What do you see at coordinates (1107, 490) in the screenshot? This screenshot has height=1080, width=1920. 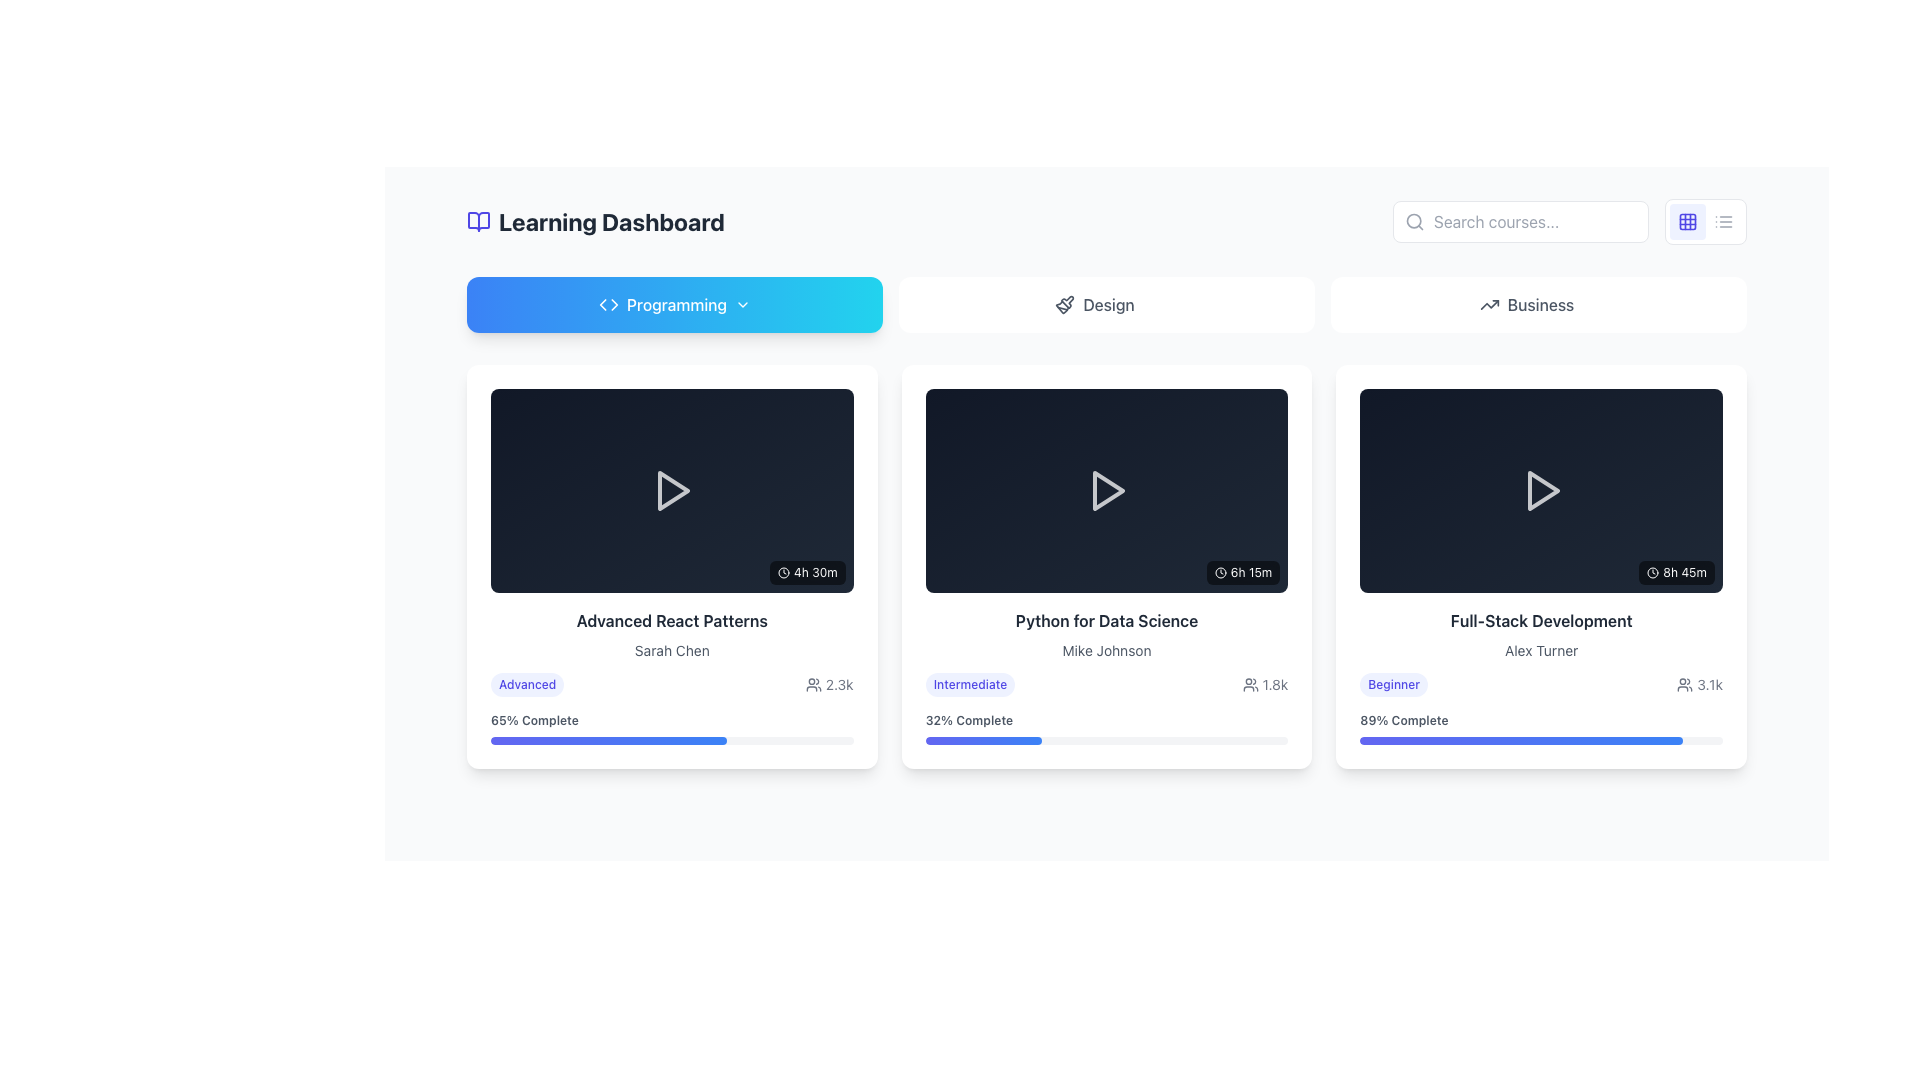 I see `the play triangle icon located` at bounding box center [1107, 490].